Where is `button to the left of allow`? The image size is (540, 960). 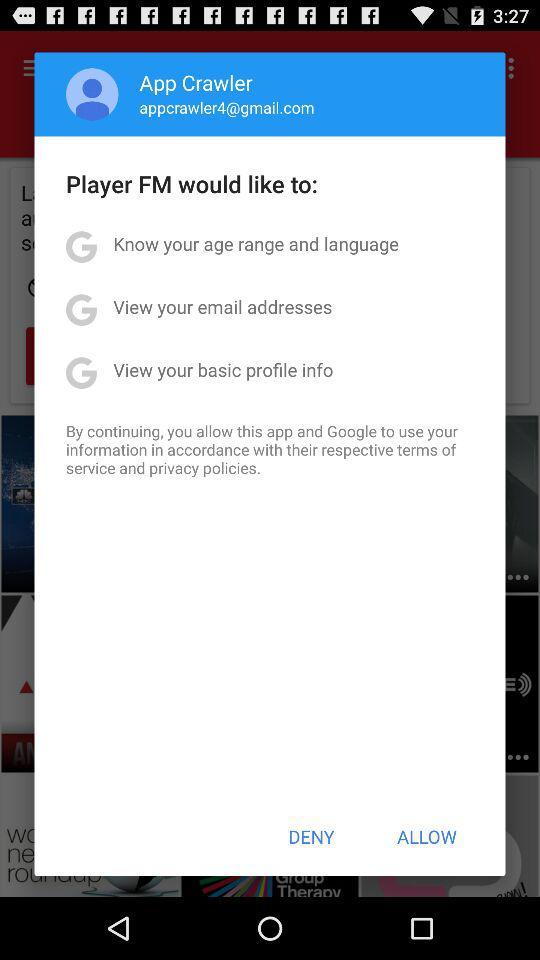 button to the left of allow is located at coordinates (311, 836).